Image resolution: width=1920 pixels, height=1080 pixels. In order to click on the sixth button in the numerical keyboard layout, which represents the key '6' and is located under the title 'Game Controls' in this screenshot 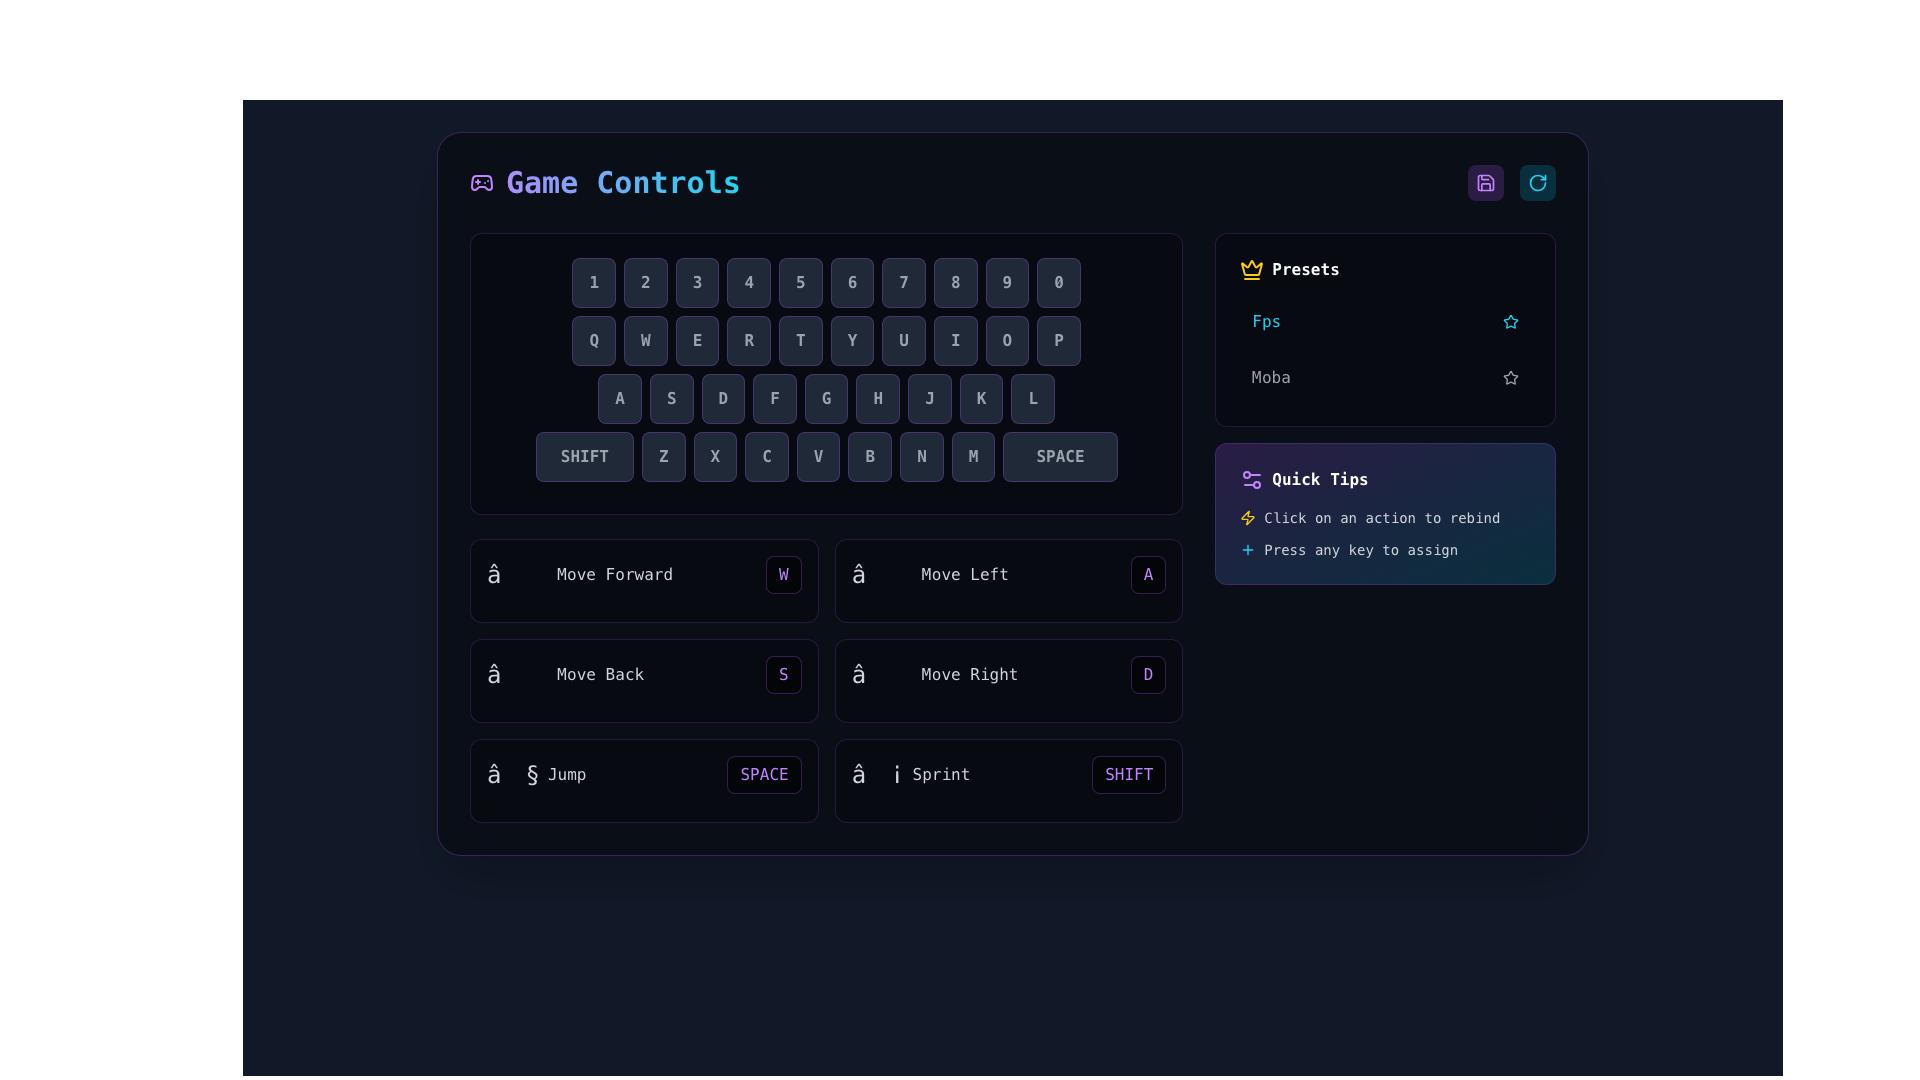, I will do `click(852, 282)`.